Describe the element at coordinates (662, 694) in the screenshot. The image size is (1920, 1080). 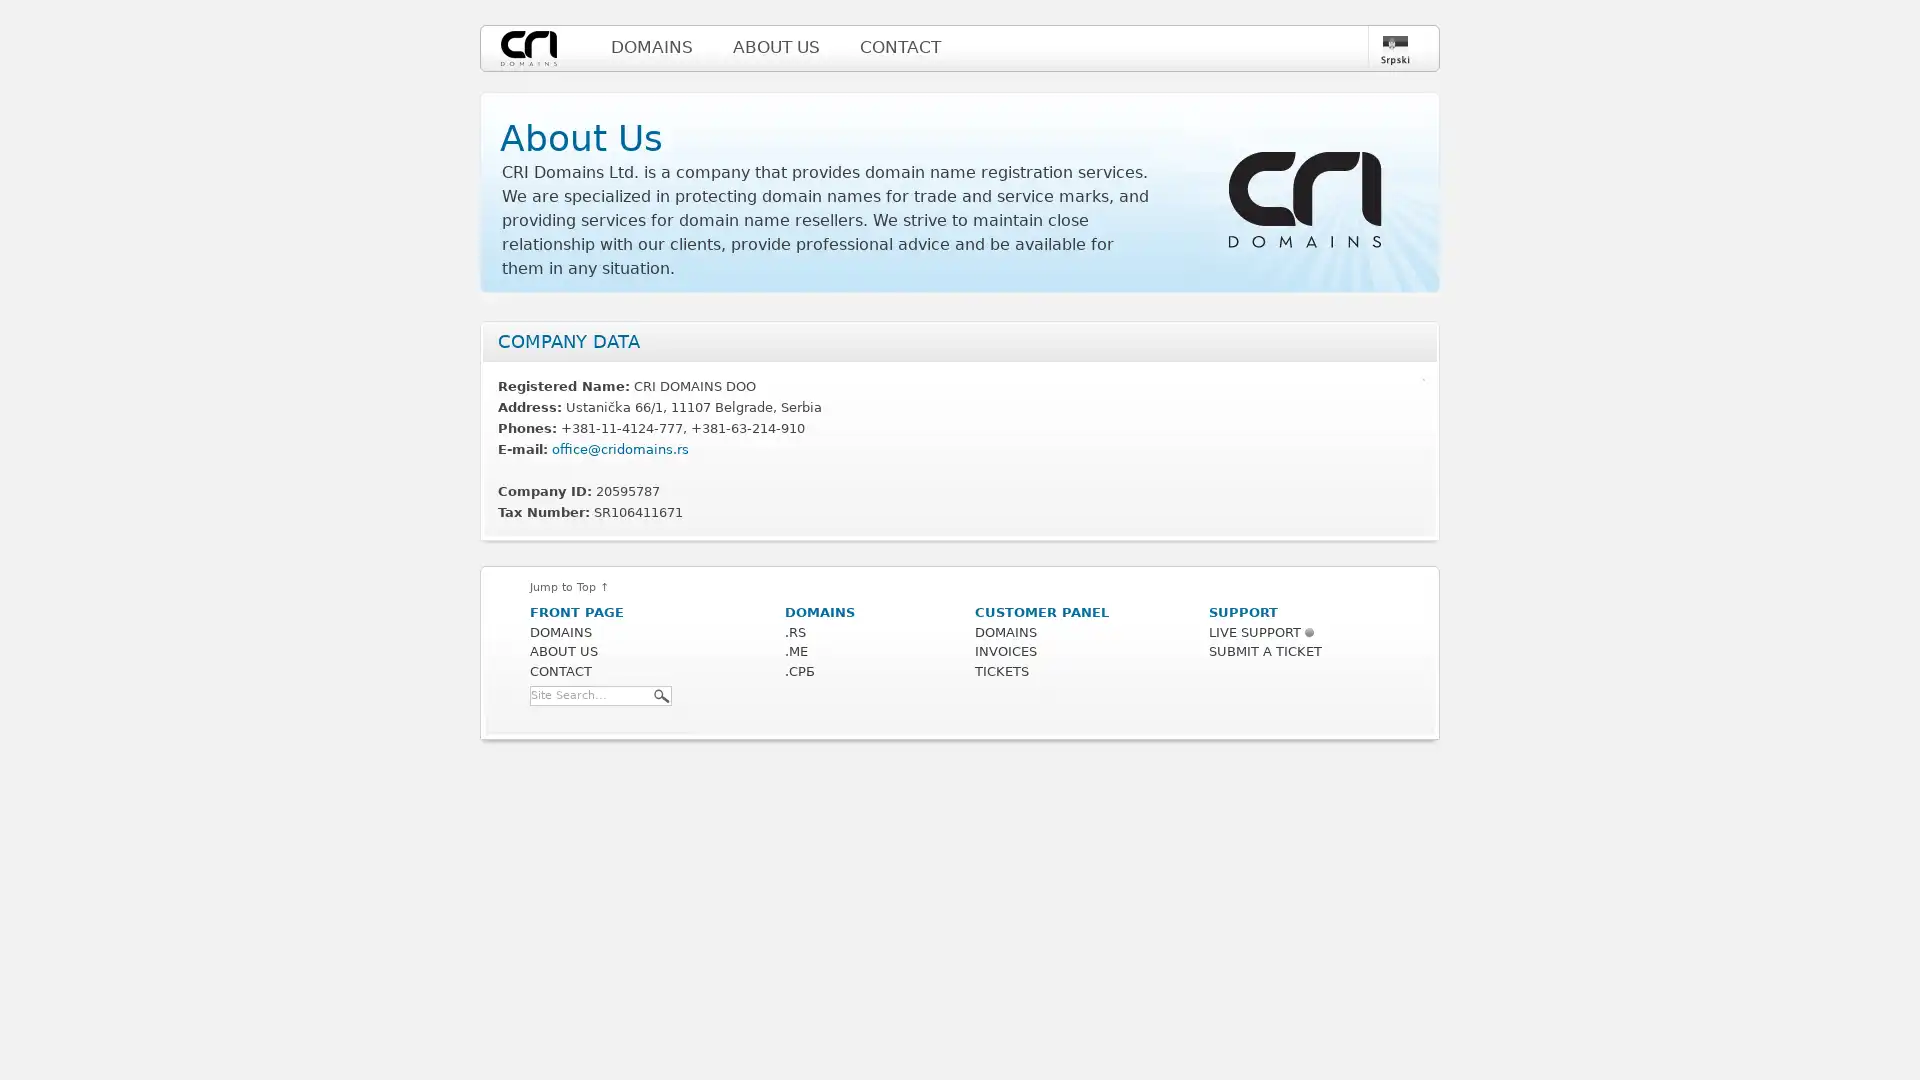
I see `Search` at that location.